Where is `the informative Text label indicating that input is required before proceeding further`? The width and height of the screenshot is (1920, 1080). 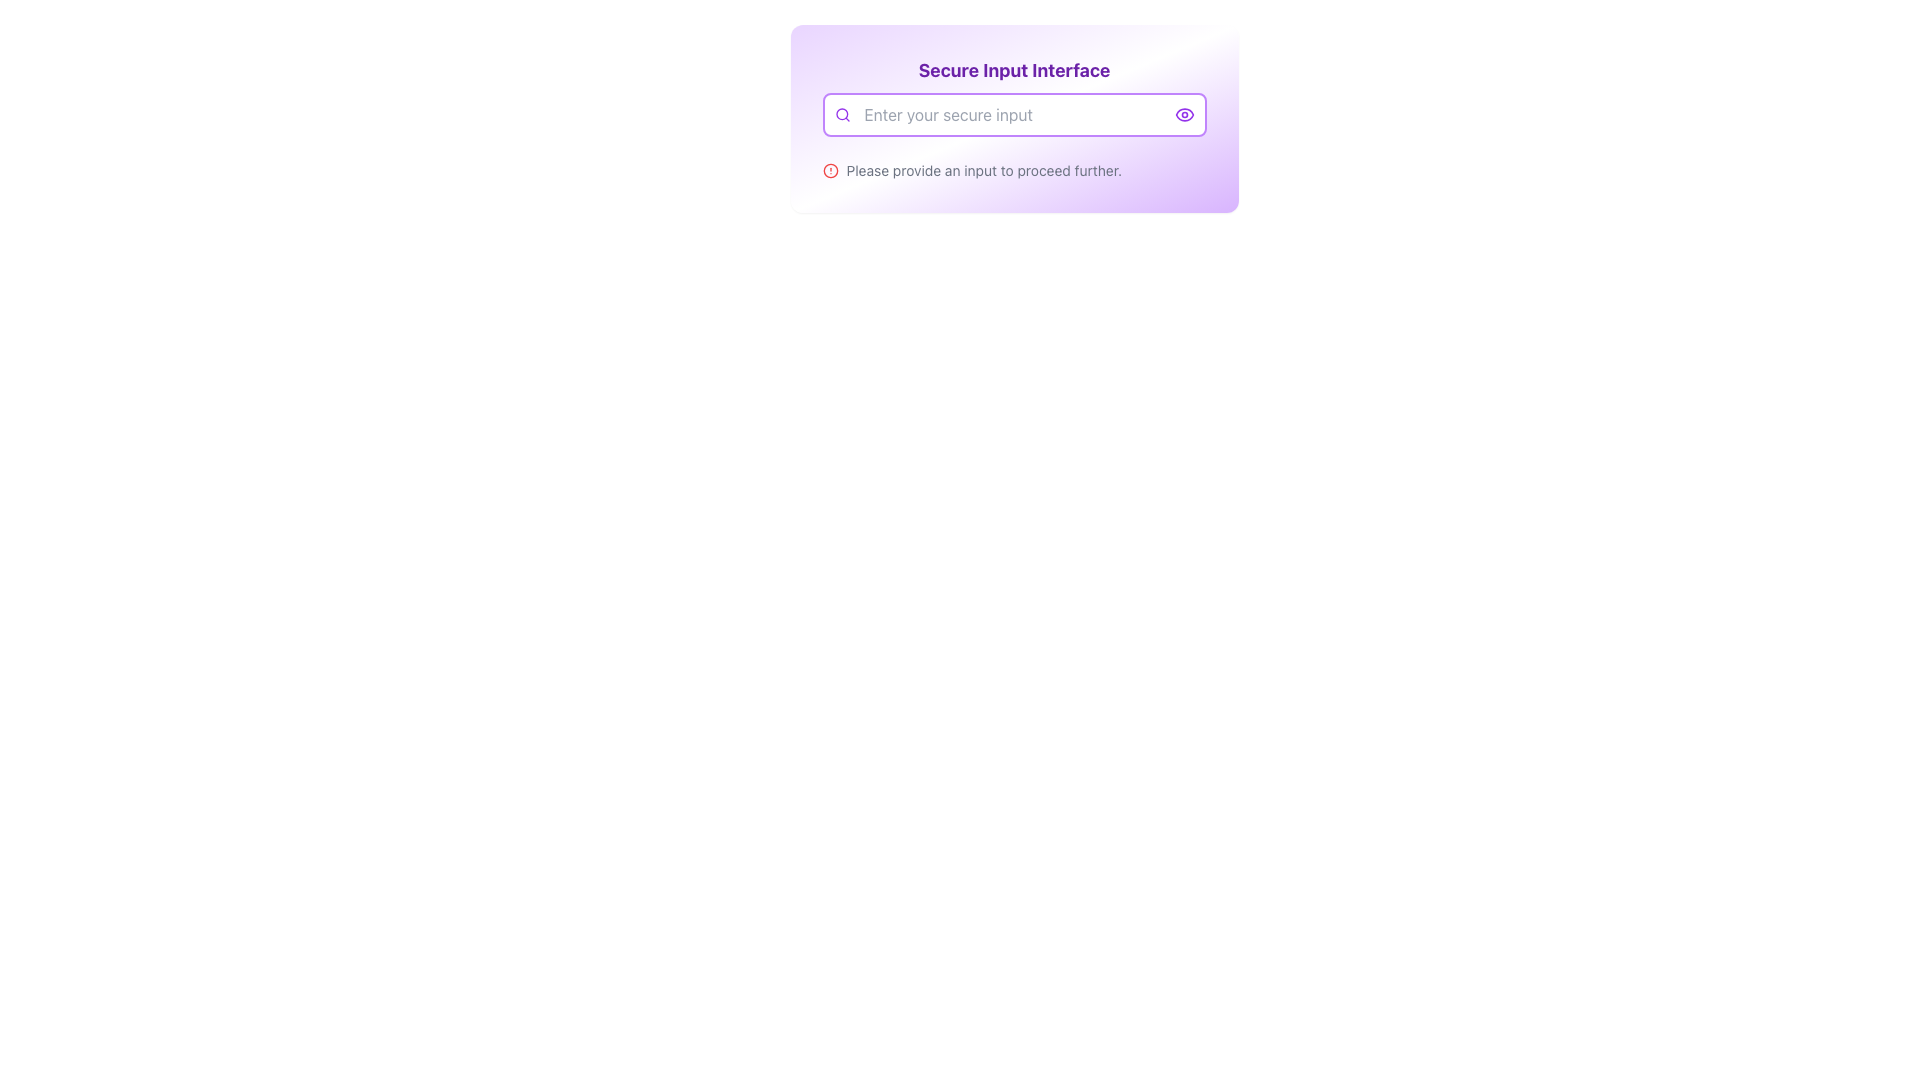 the informative Text label indicating that input is required before proceeding further is located at coordinates (984, 169).